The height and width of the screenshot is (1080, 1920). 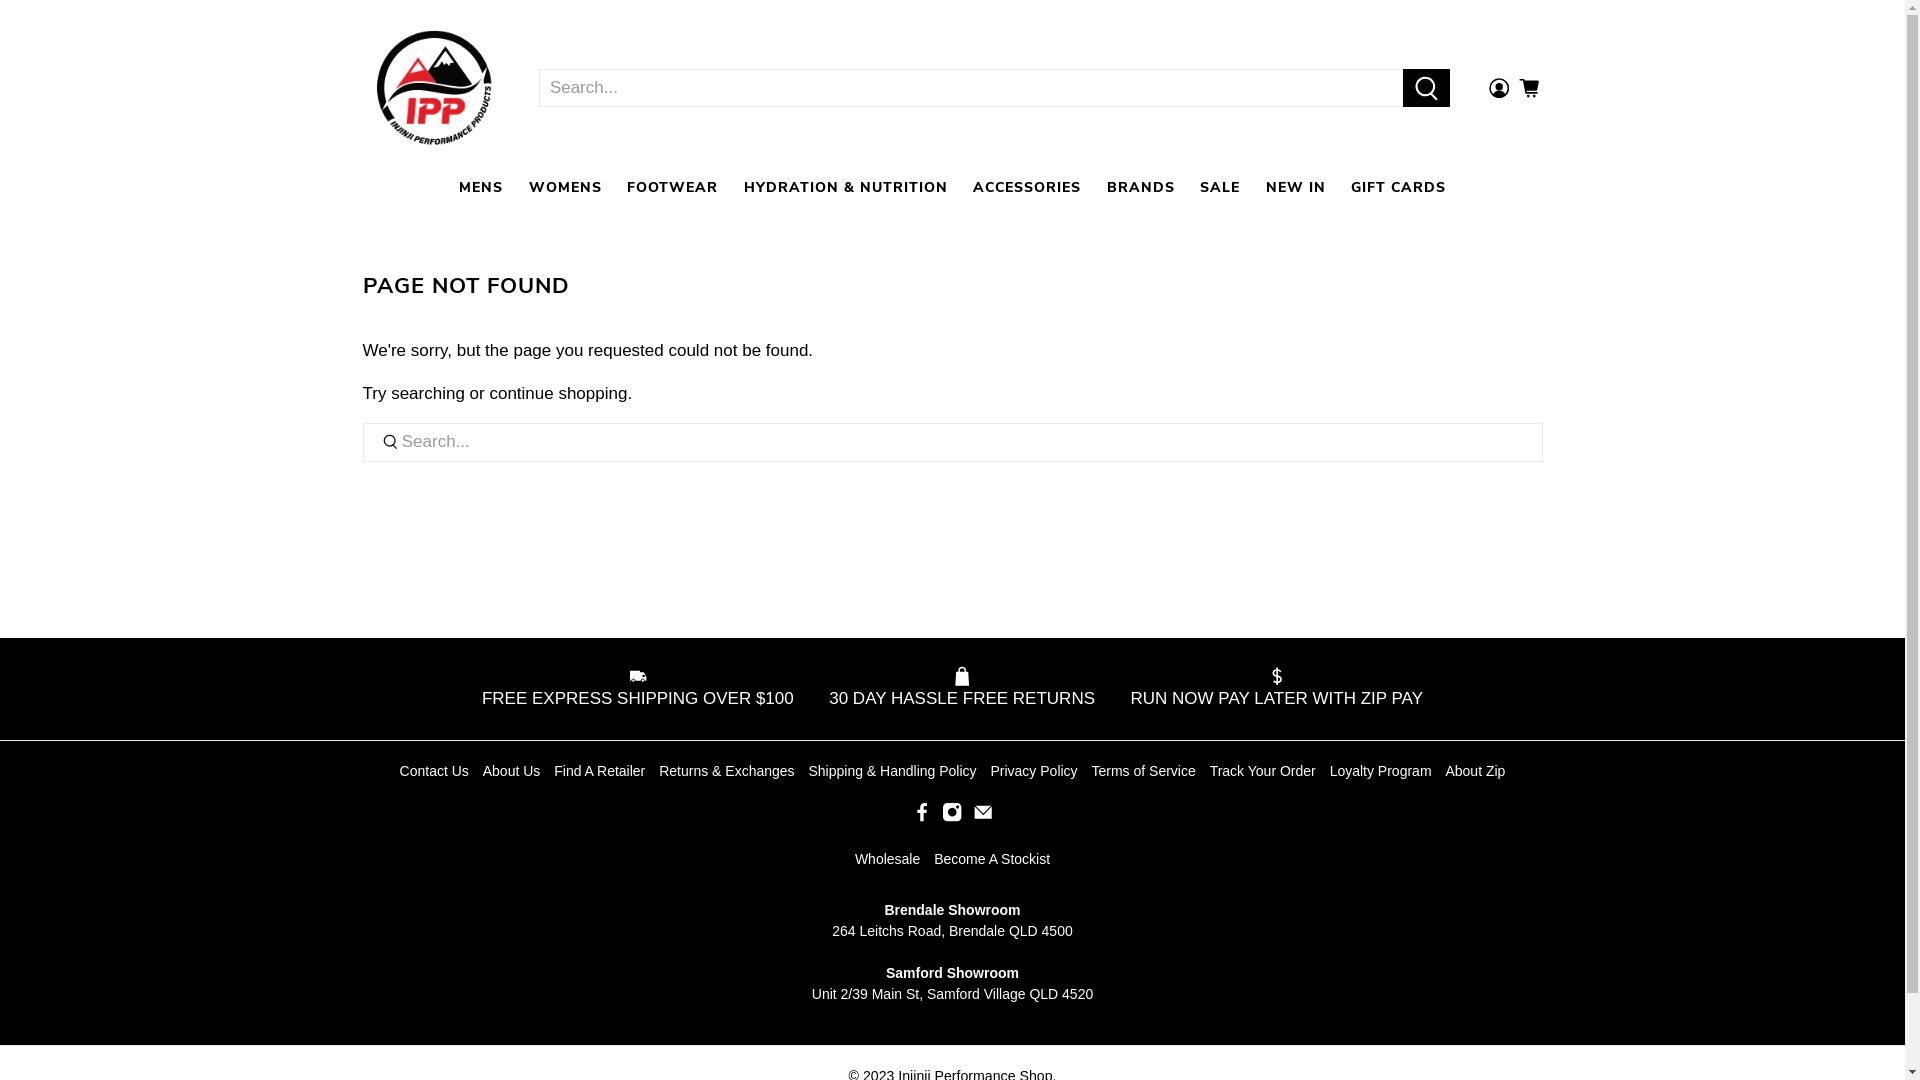 What do you see at coordinates (807, 770) in the screenshot?
I see `'Shipping & Handling Policy'` at bounding box center [807, 770].